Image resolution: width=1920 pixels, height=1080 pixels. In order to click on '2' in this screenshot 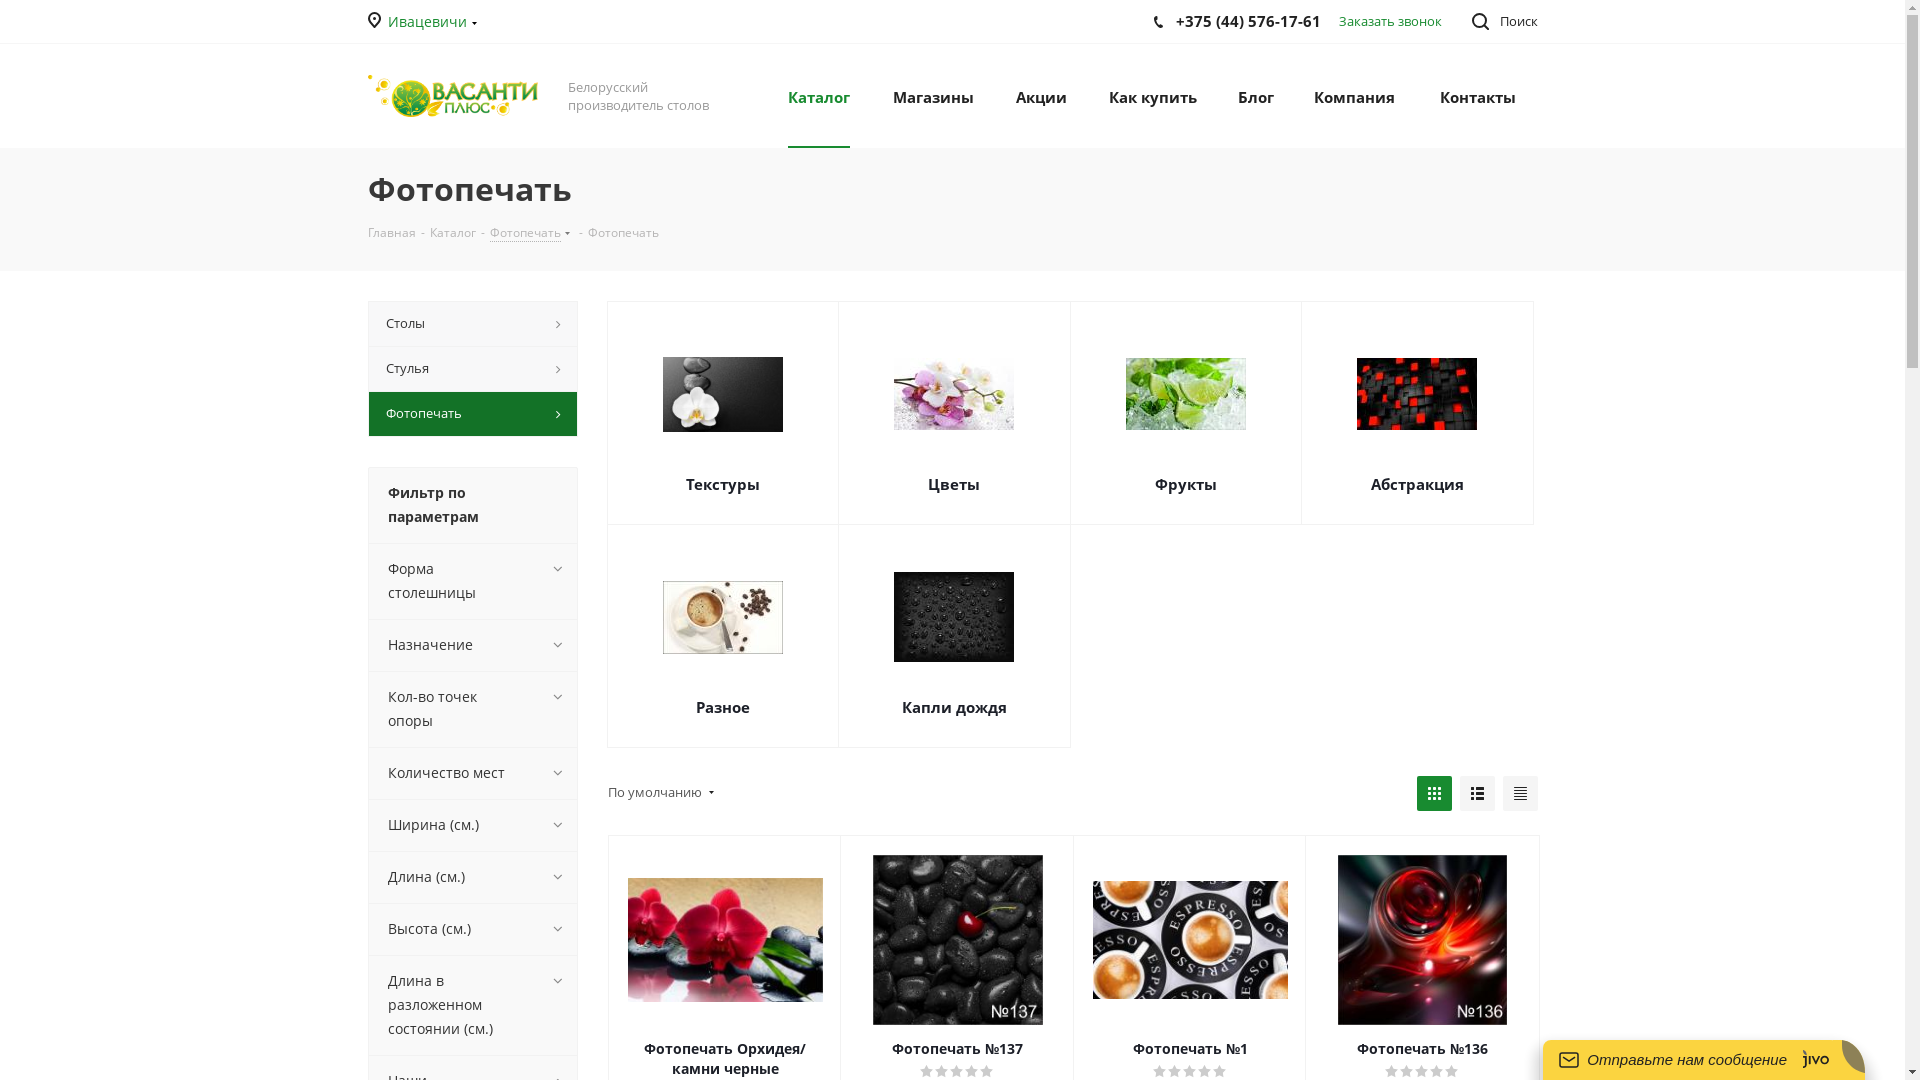, I will do `click(1406, 1071)`.